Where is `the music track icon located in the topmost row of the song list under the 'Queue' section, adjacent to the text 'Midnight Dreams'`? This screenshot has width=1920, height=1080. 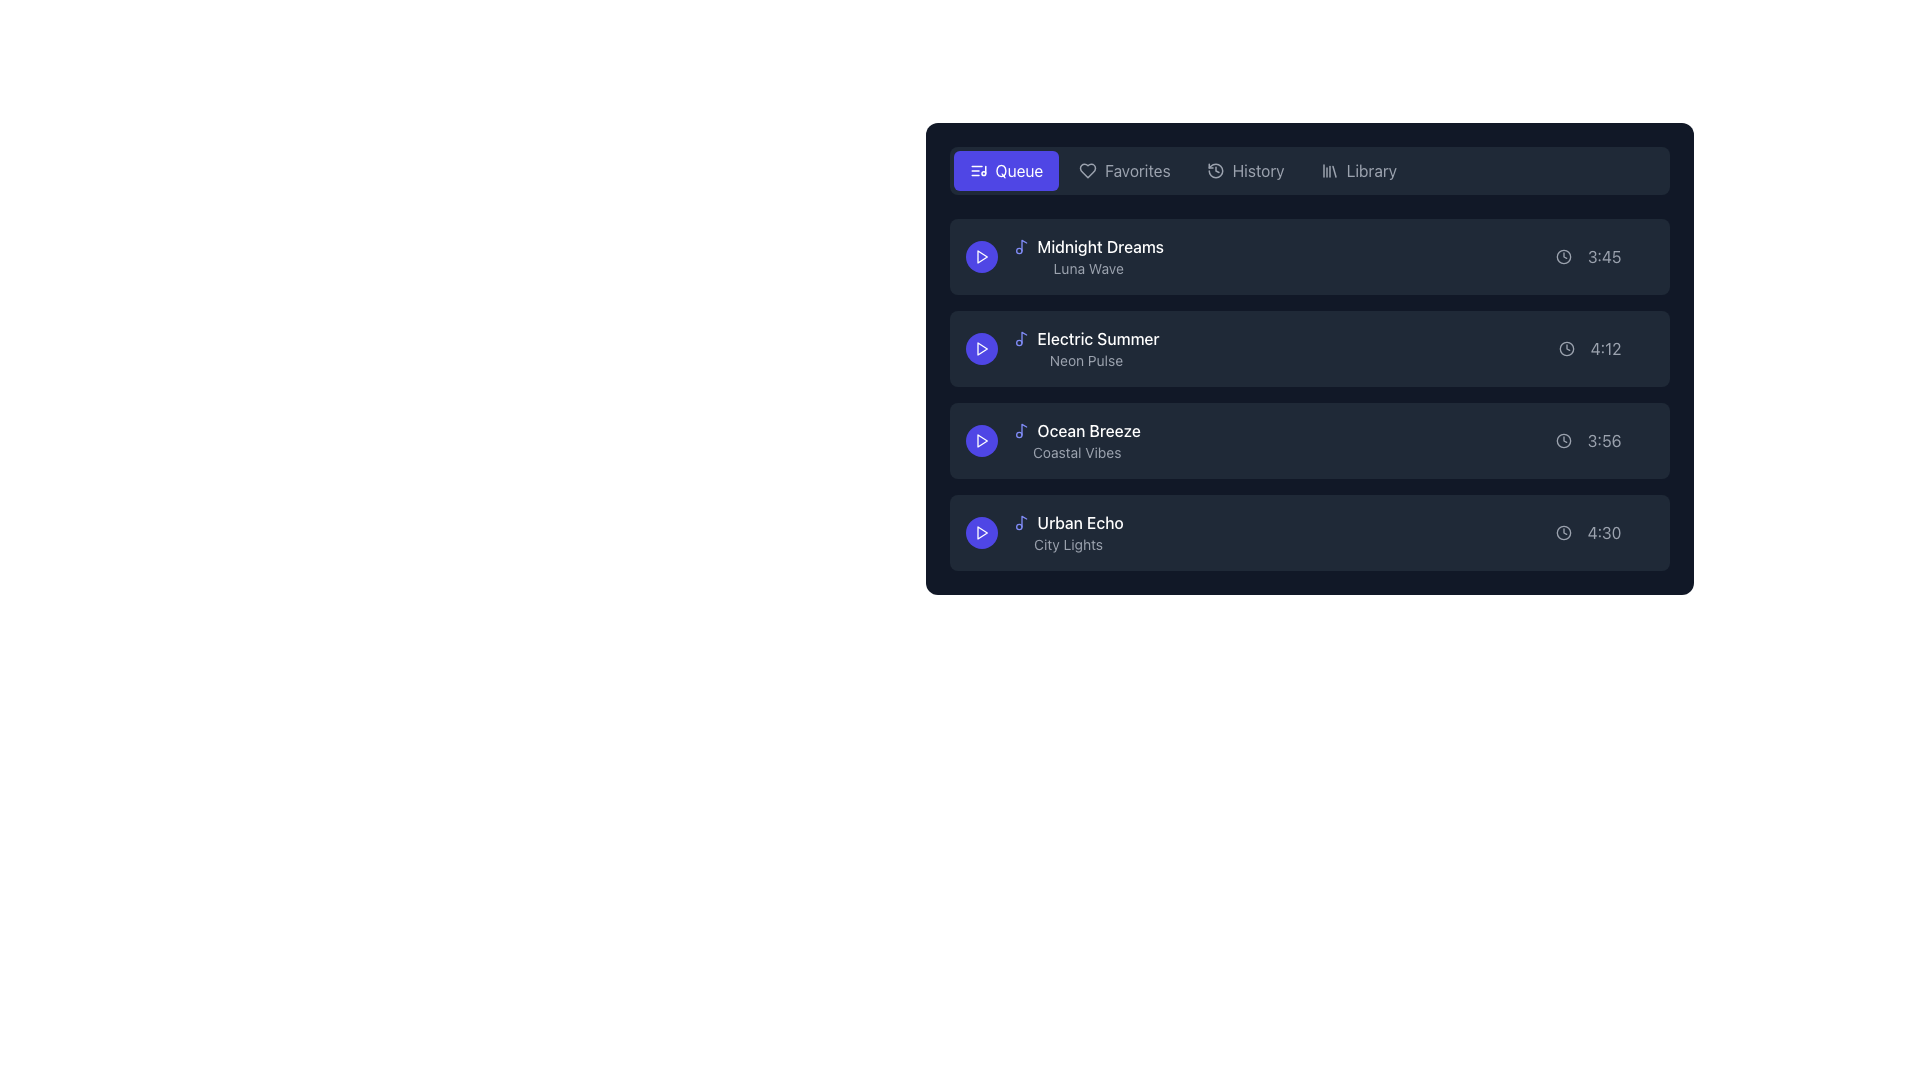 the music track icon located in the topmost row of the song list under the 'Queue' section, adjacent to the text 'Midnight Dreams' is located at coordinates (1021, 245).